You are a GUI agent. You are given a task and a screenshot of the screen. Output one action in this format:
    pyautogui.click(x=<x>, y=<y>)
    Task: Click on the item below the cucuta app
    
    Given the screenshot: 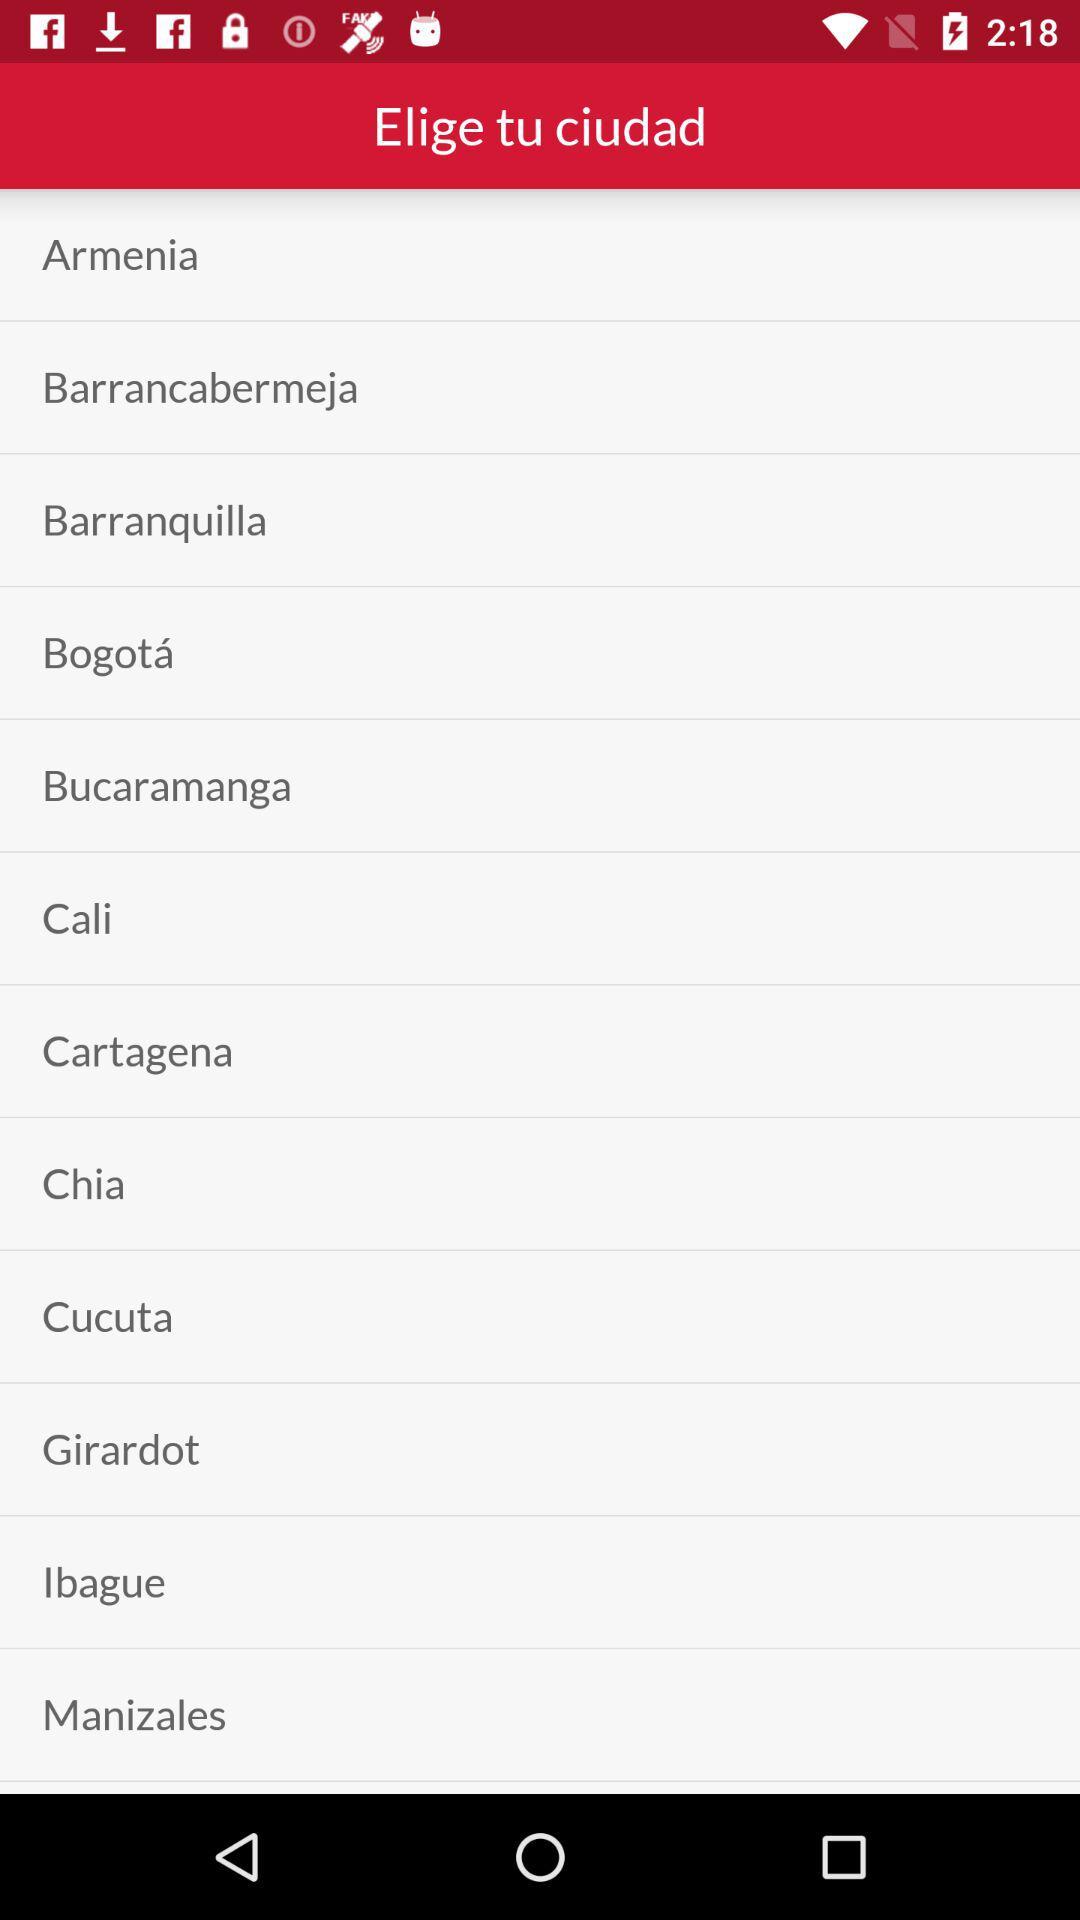 What is the action you would take?
    pyautogui.click(x=121, y=1449)
    